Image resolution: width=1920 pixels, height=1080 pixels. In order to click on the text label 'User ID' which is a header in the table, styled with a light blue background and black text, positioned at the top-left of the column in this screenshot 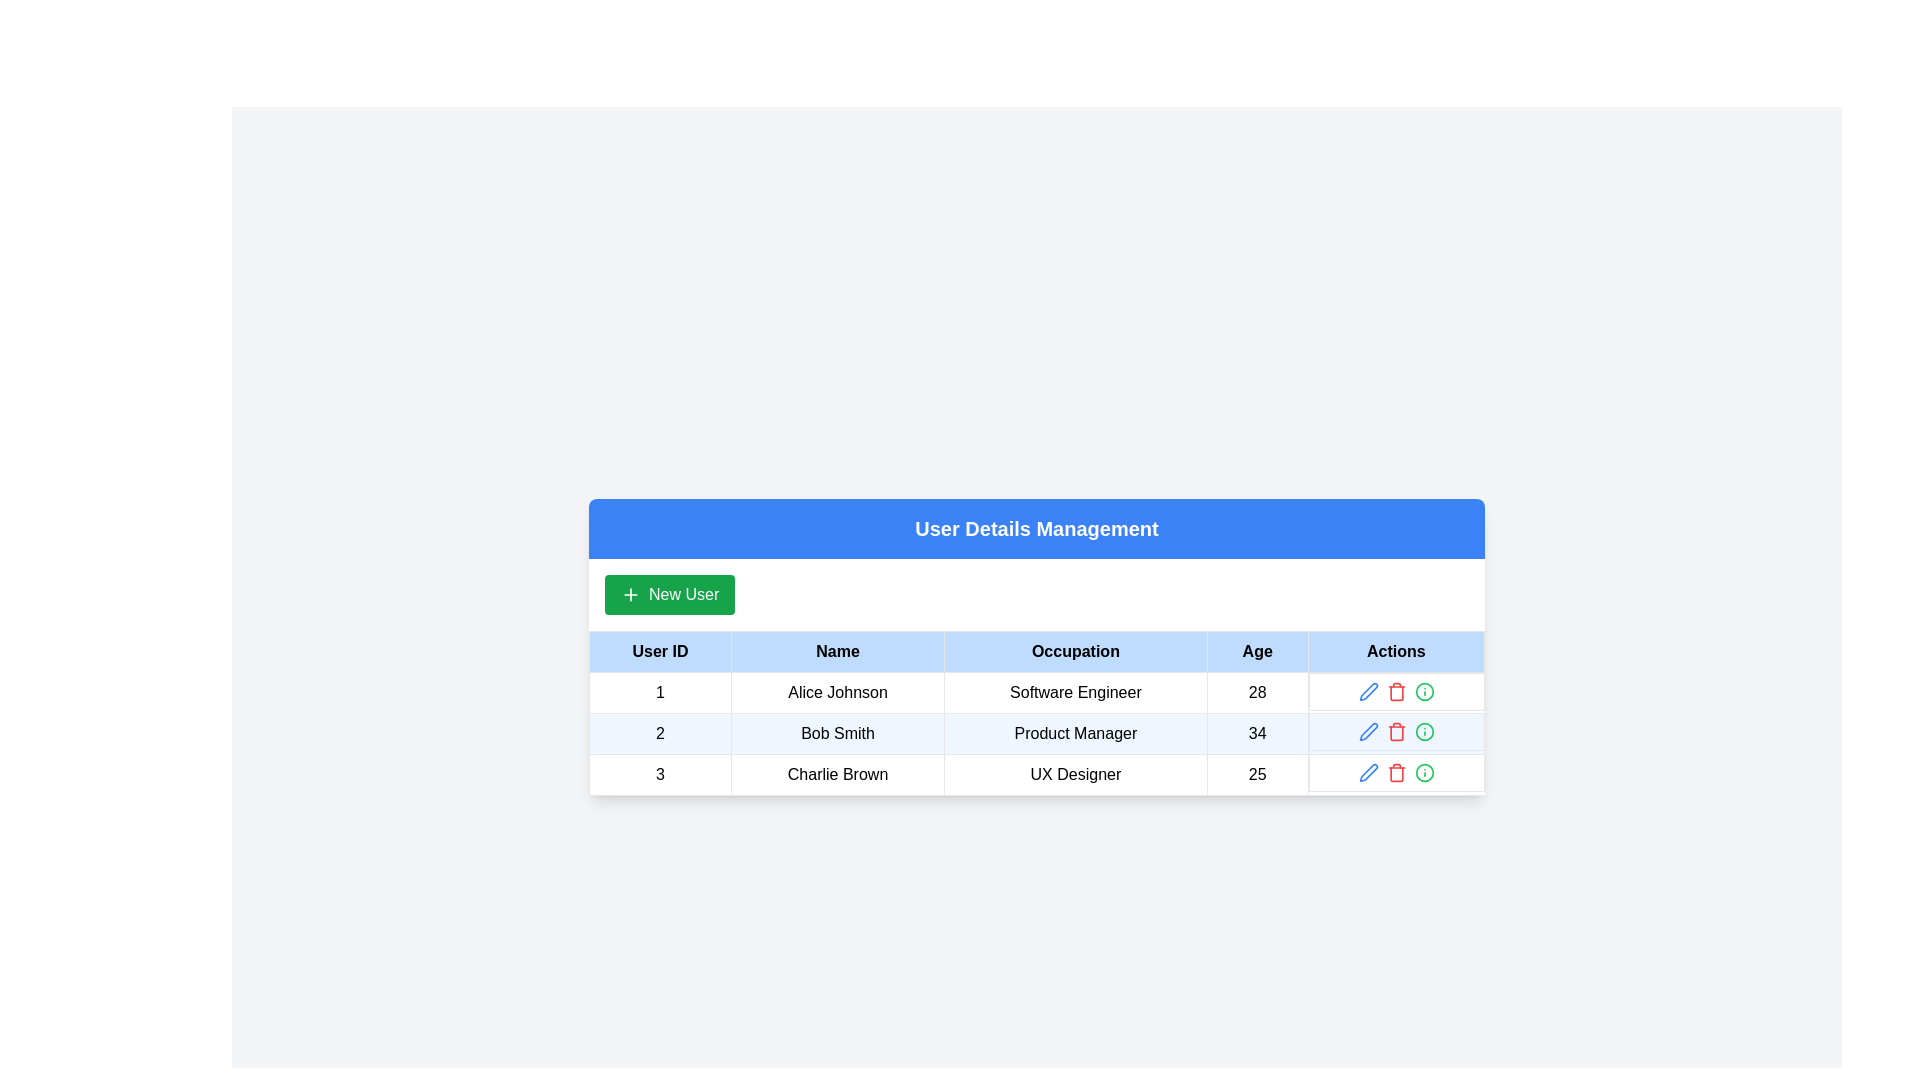, I will do `click(660, 651)`.